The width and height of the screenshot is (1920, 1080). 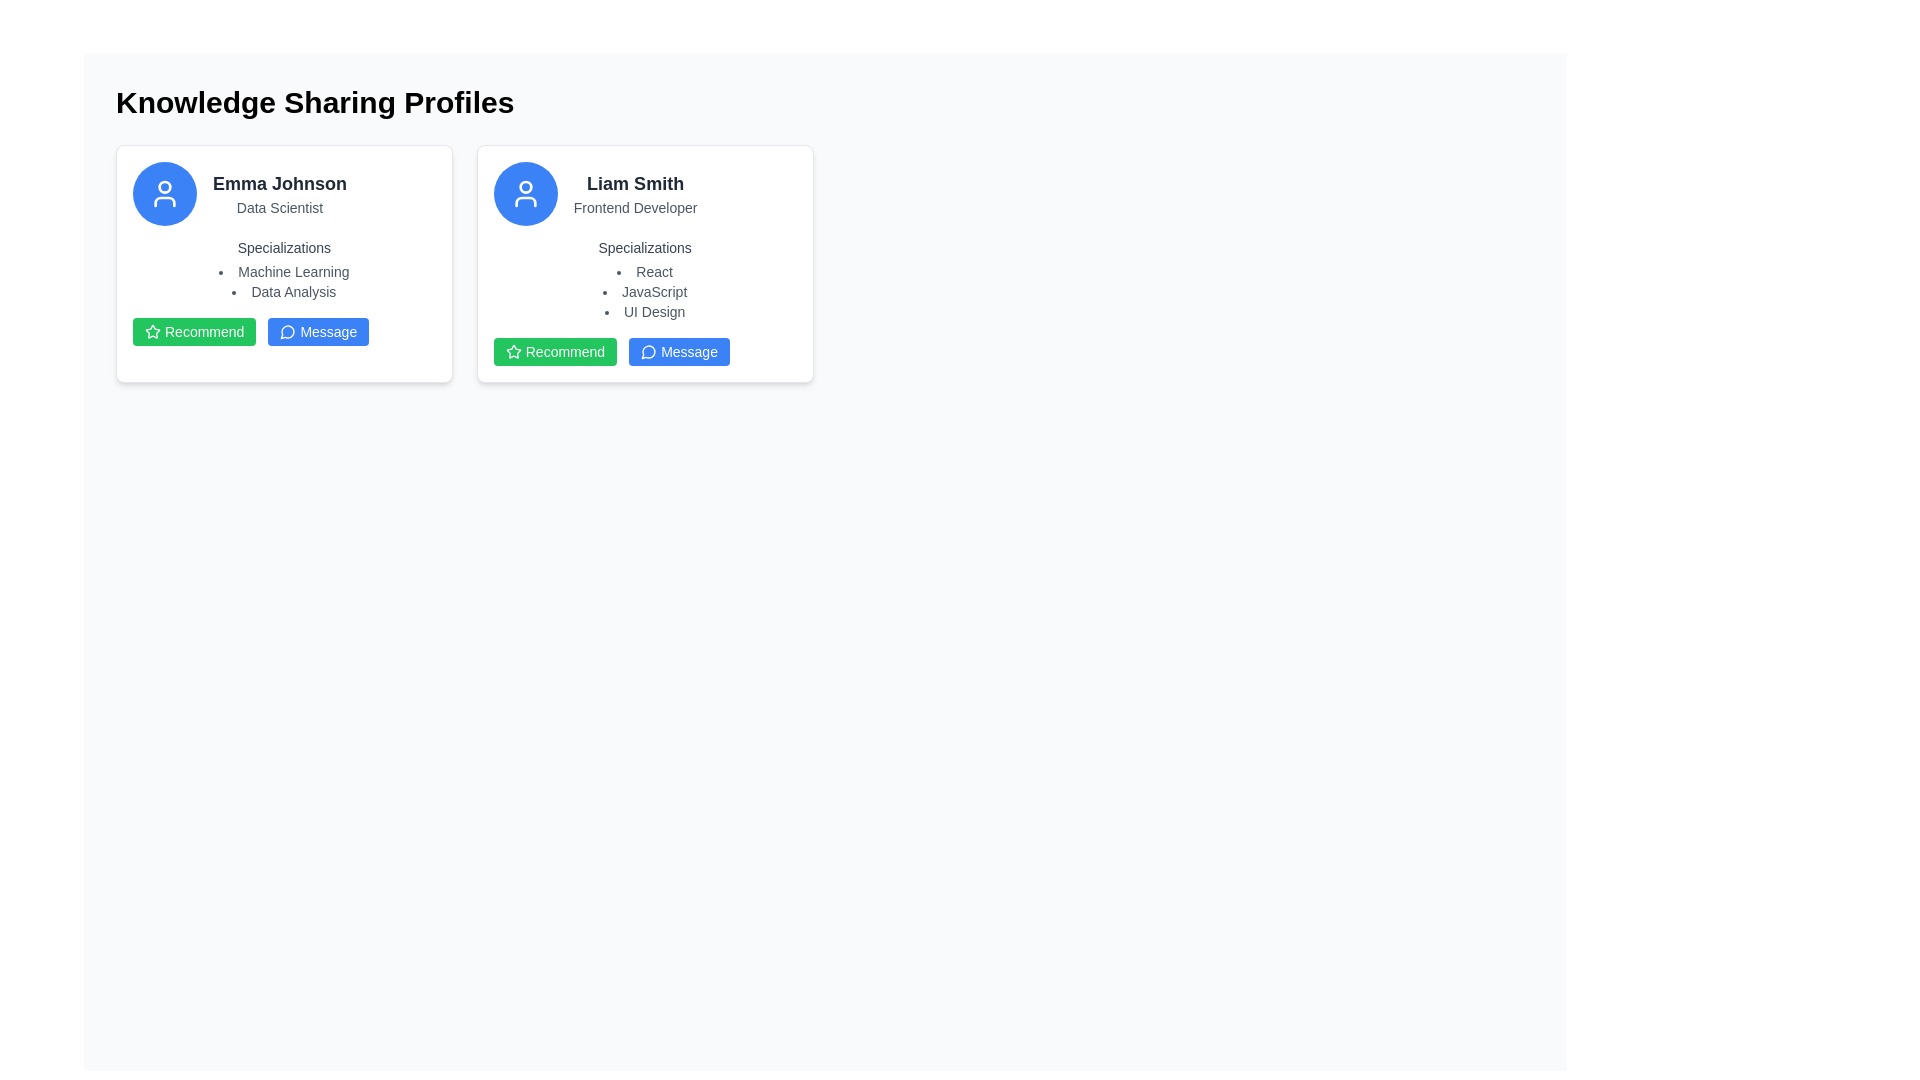 I want to click on the button group in the profile card for 'Liam Smith, Frontend Developer', which includes the 'Recommend' and 'Message' buttons, so click(x=645, y=350).